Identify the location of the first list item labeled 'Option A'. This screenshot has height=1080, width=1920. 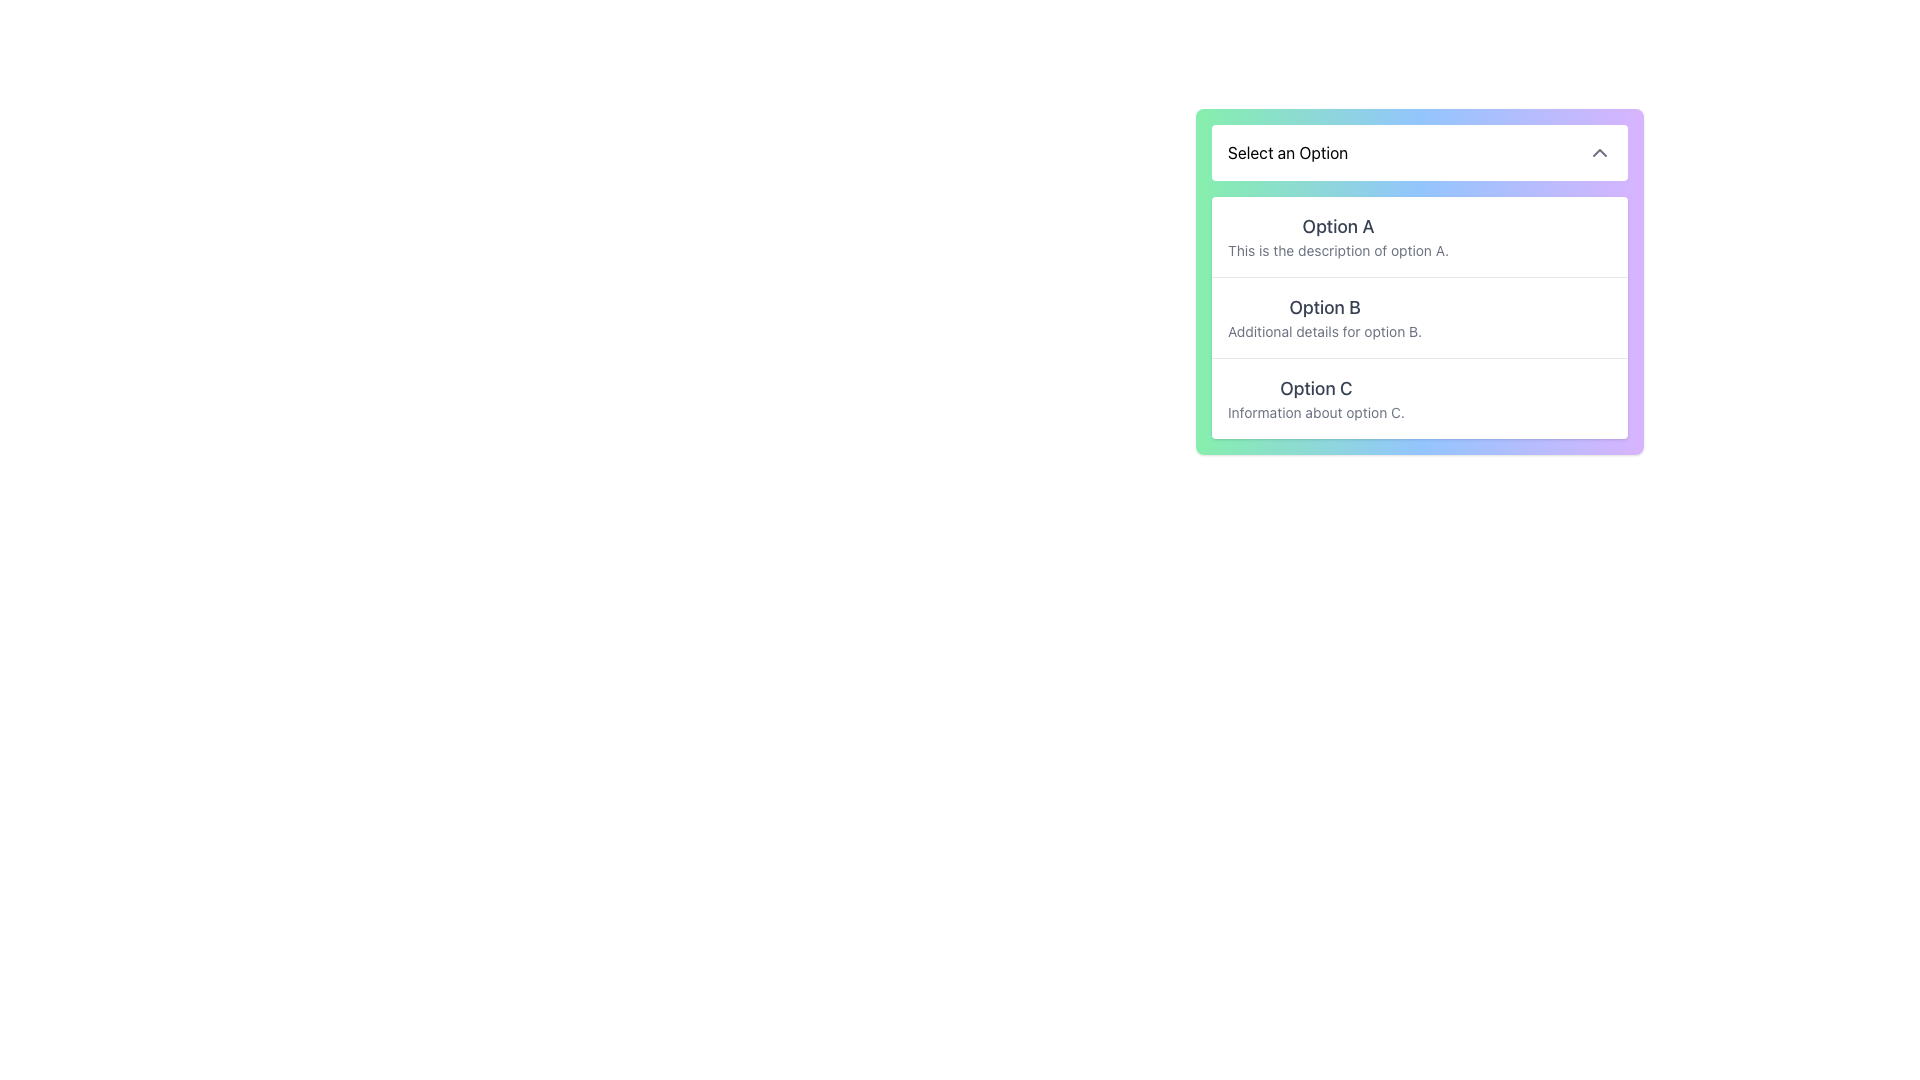
(1419, 235).